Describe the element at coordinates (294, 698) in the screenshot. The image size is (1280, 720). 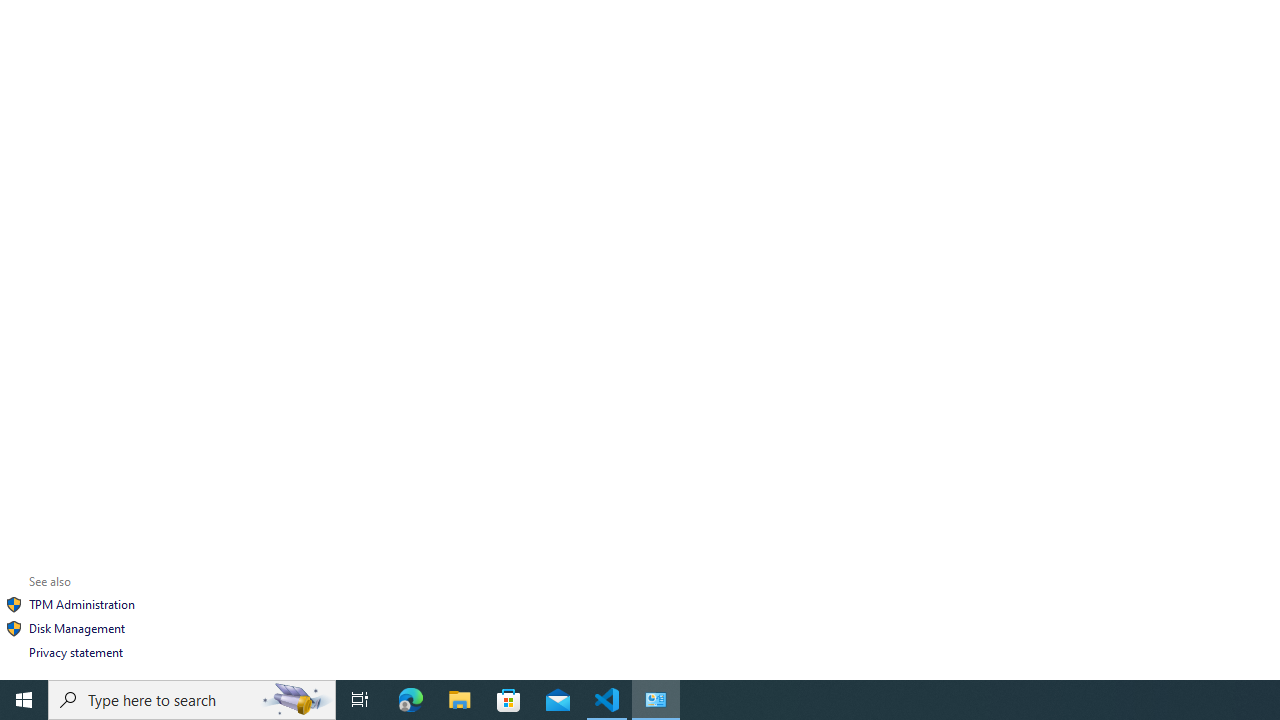
I see `'Search highlights icon opens search home window'` at that location.